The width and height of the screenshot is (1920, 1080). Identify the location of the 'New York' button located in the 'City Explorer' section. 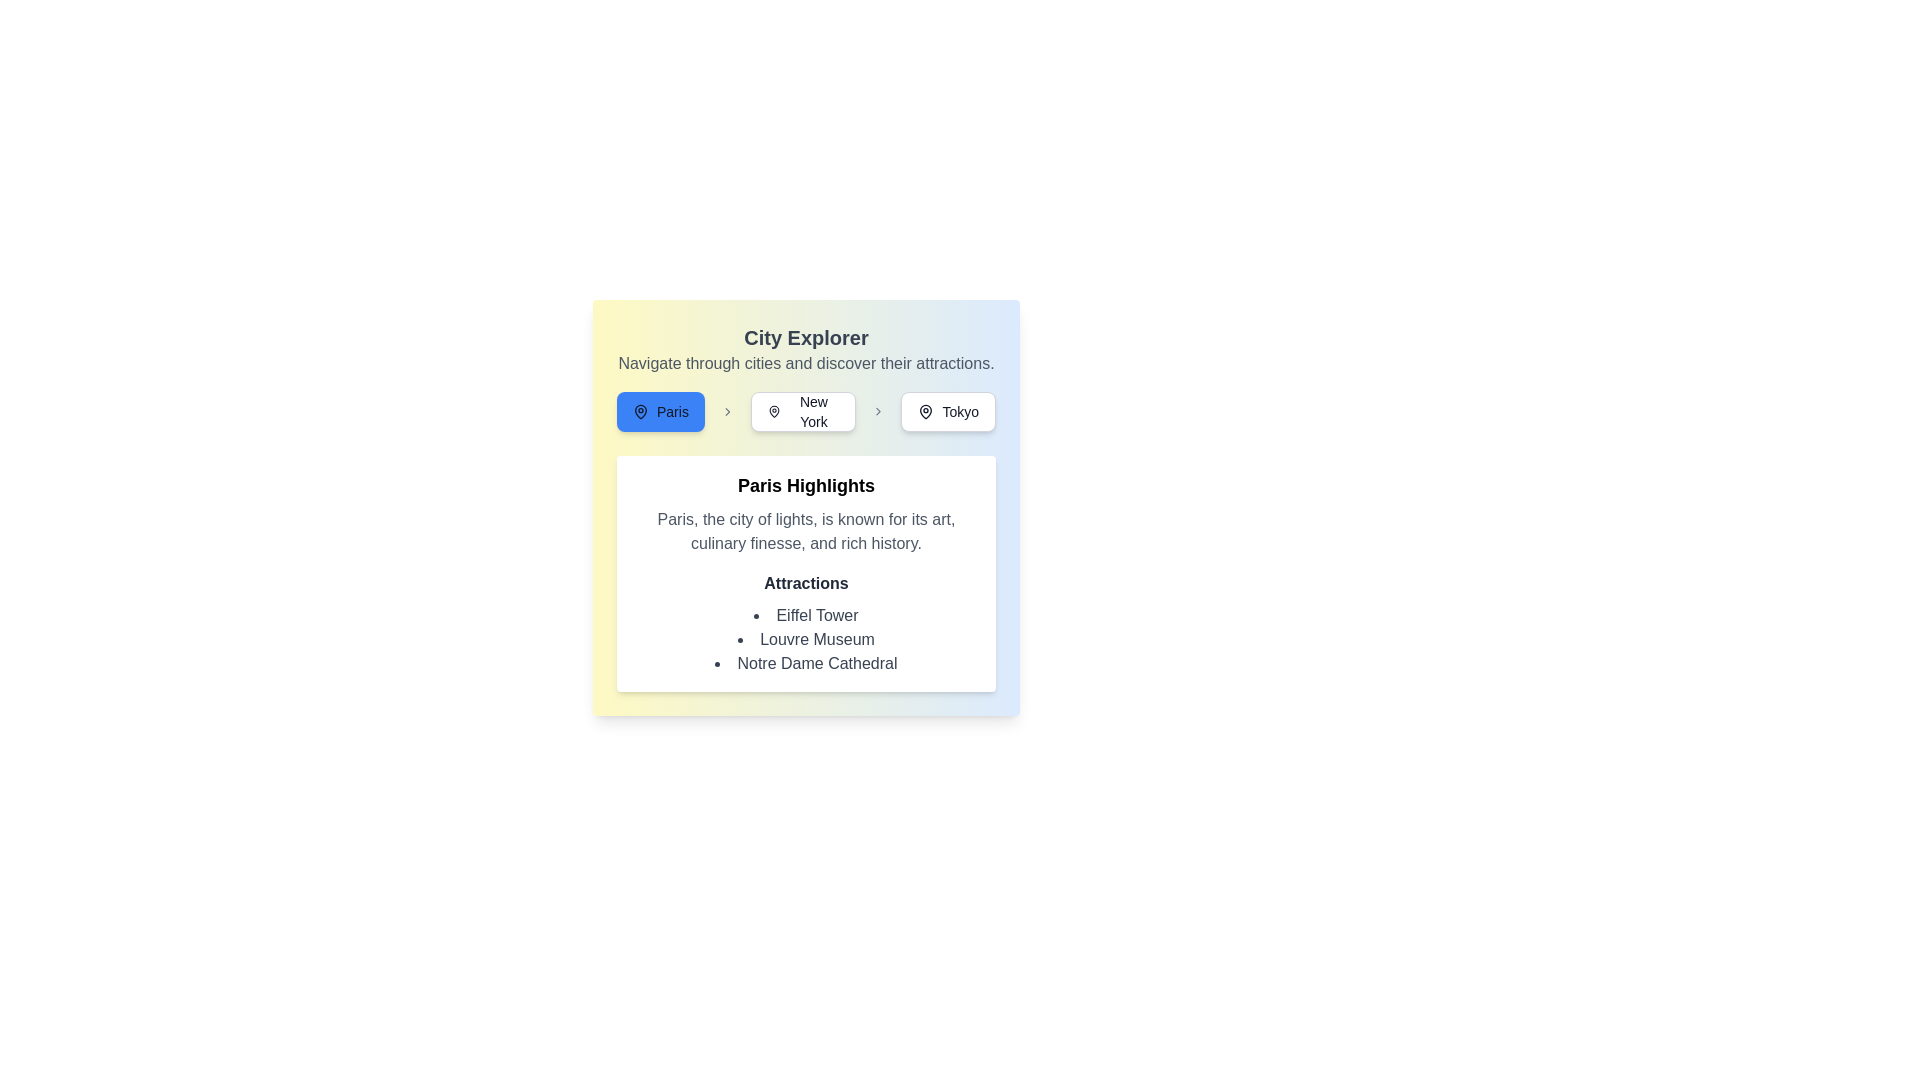
(806, 411).